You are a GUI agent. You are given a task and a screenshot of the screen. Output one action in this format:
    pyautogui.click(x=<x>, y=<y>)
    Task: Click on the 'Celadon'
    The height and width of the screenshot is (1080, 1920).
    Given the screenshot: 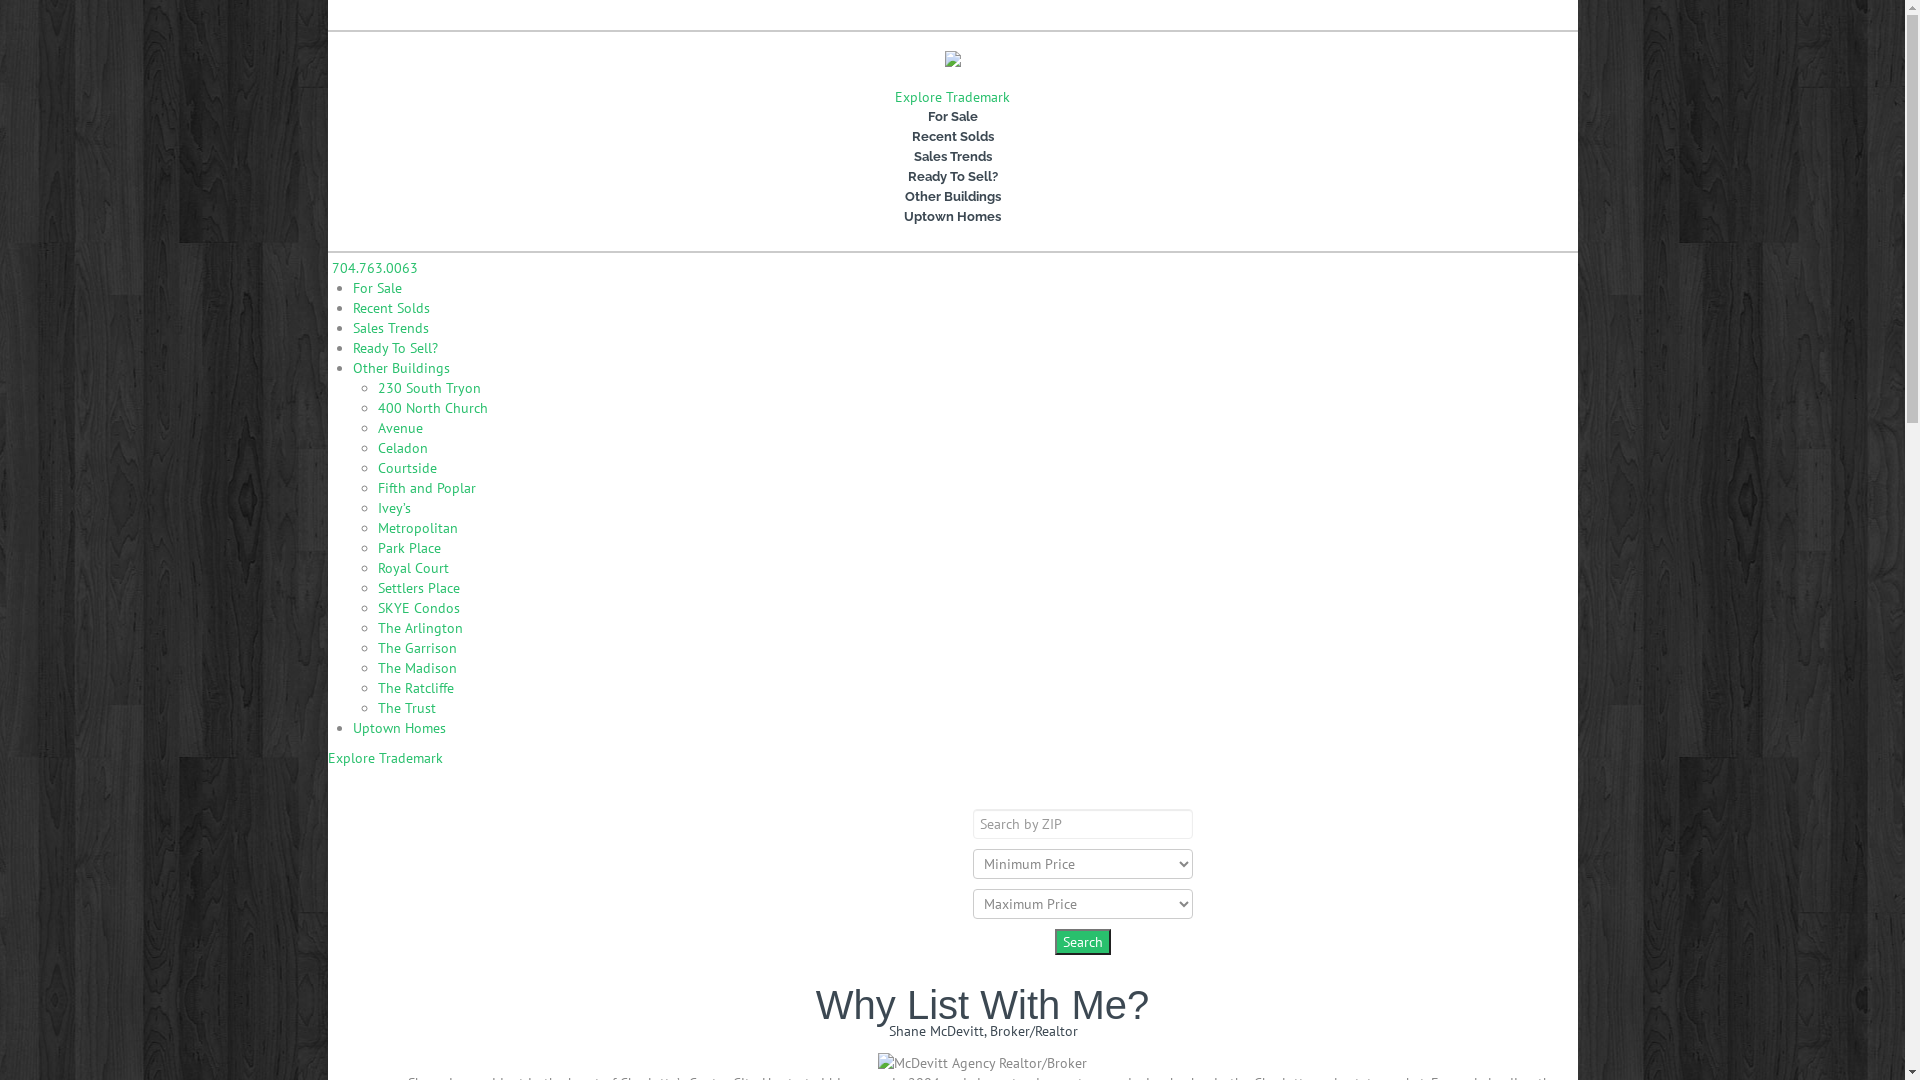 What is the action you would take?
    pyautogui.click(x=402, y=446)
    